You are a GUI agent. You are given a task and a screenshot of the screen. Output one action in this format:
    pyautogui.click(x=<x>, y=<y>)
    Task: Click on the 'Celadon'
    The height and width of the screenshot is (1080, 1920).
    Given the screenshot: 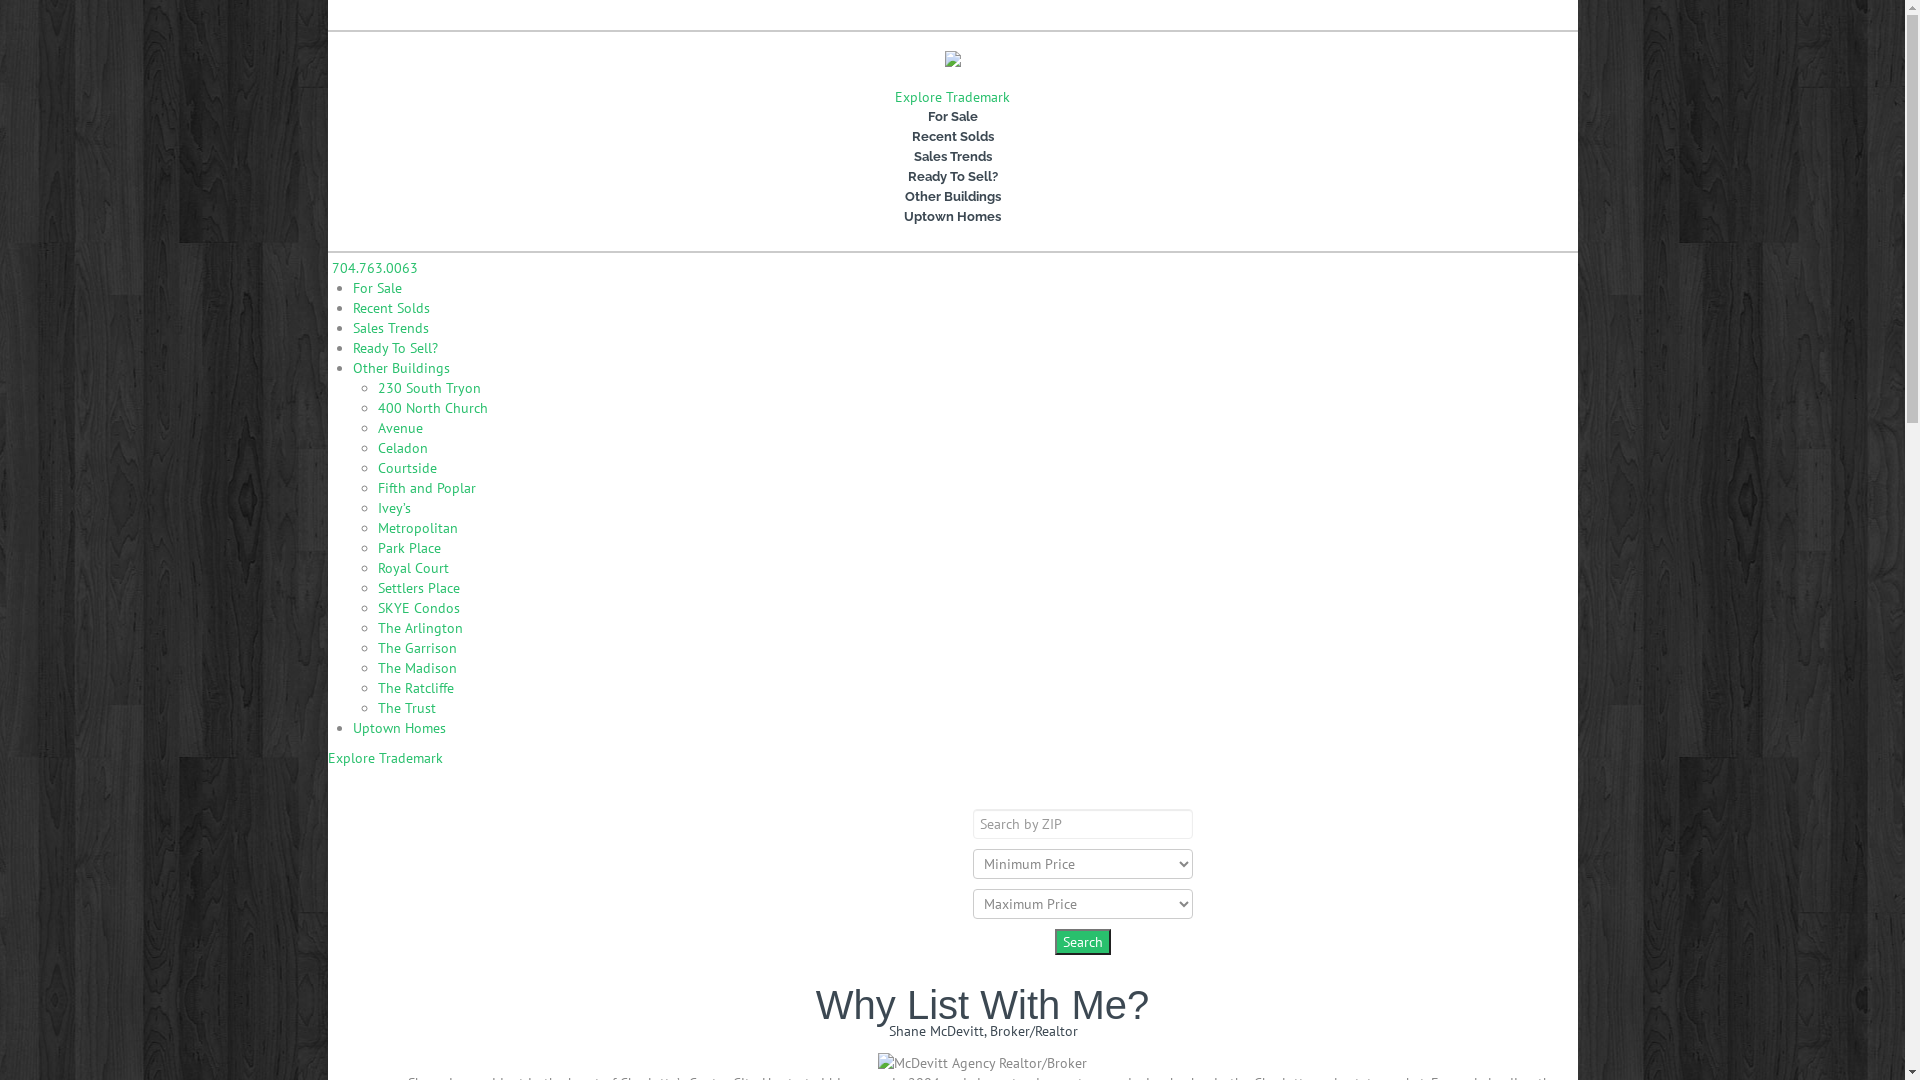 What is the action you would take?
    pyautogui.click(x=402, y=446)
    